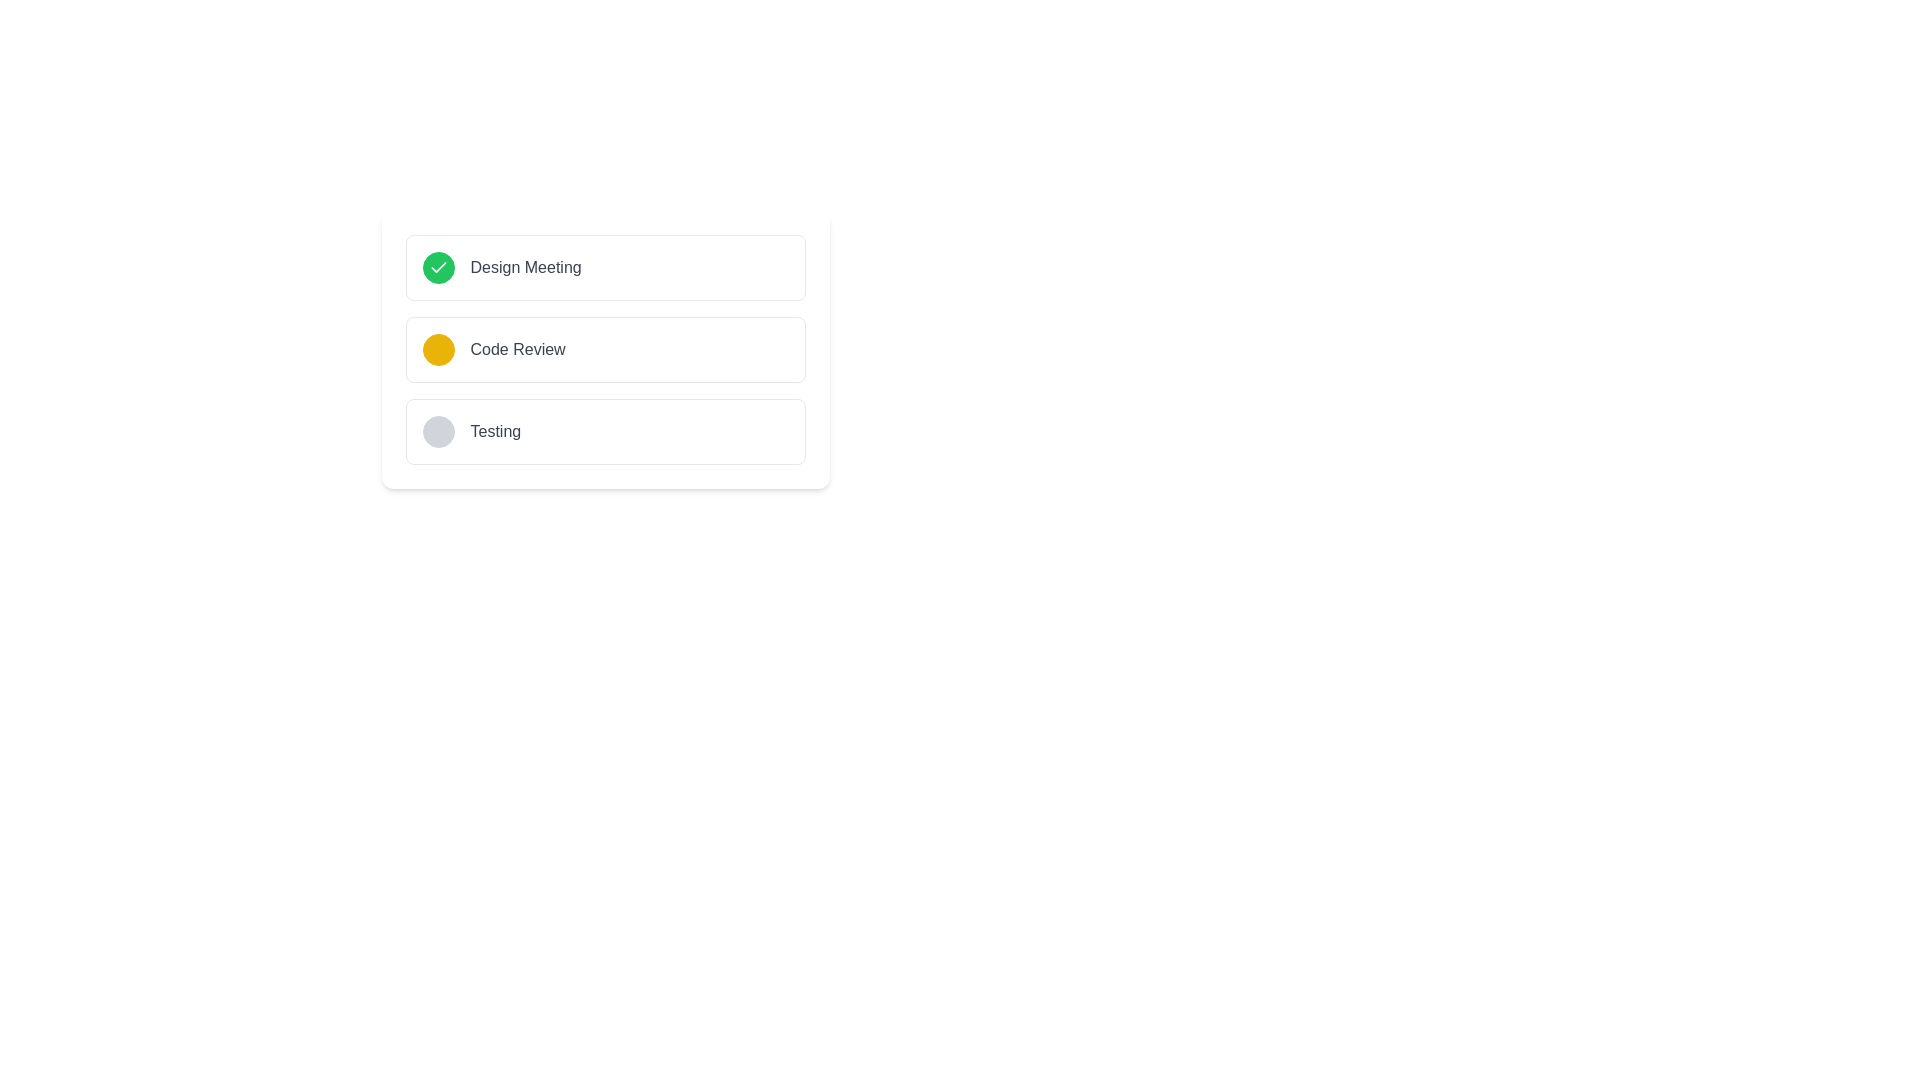  Describe the element at coordinates (518, 349) in the screenshot. I see `the text label that identifies the associated menu item in the vertical menu, which is the second list item below 'Design Meeting' and above 'Testing'` at that location.